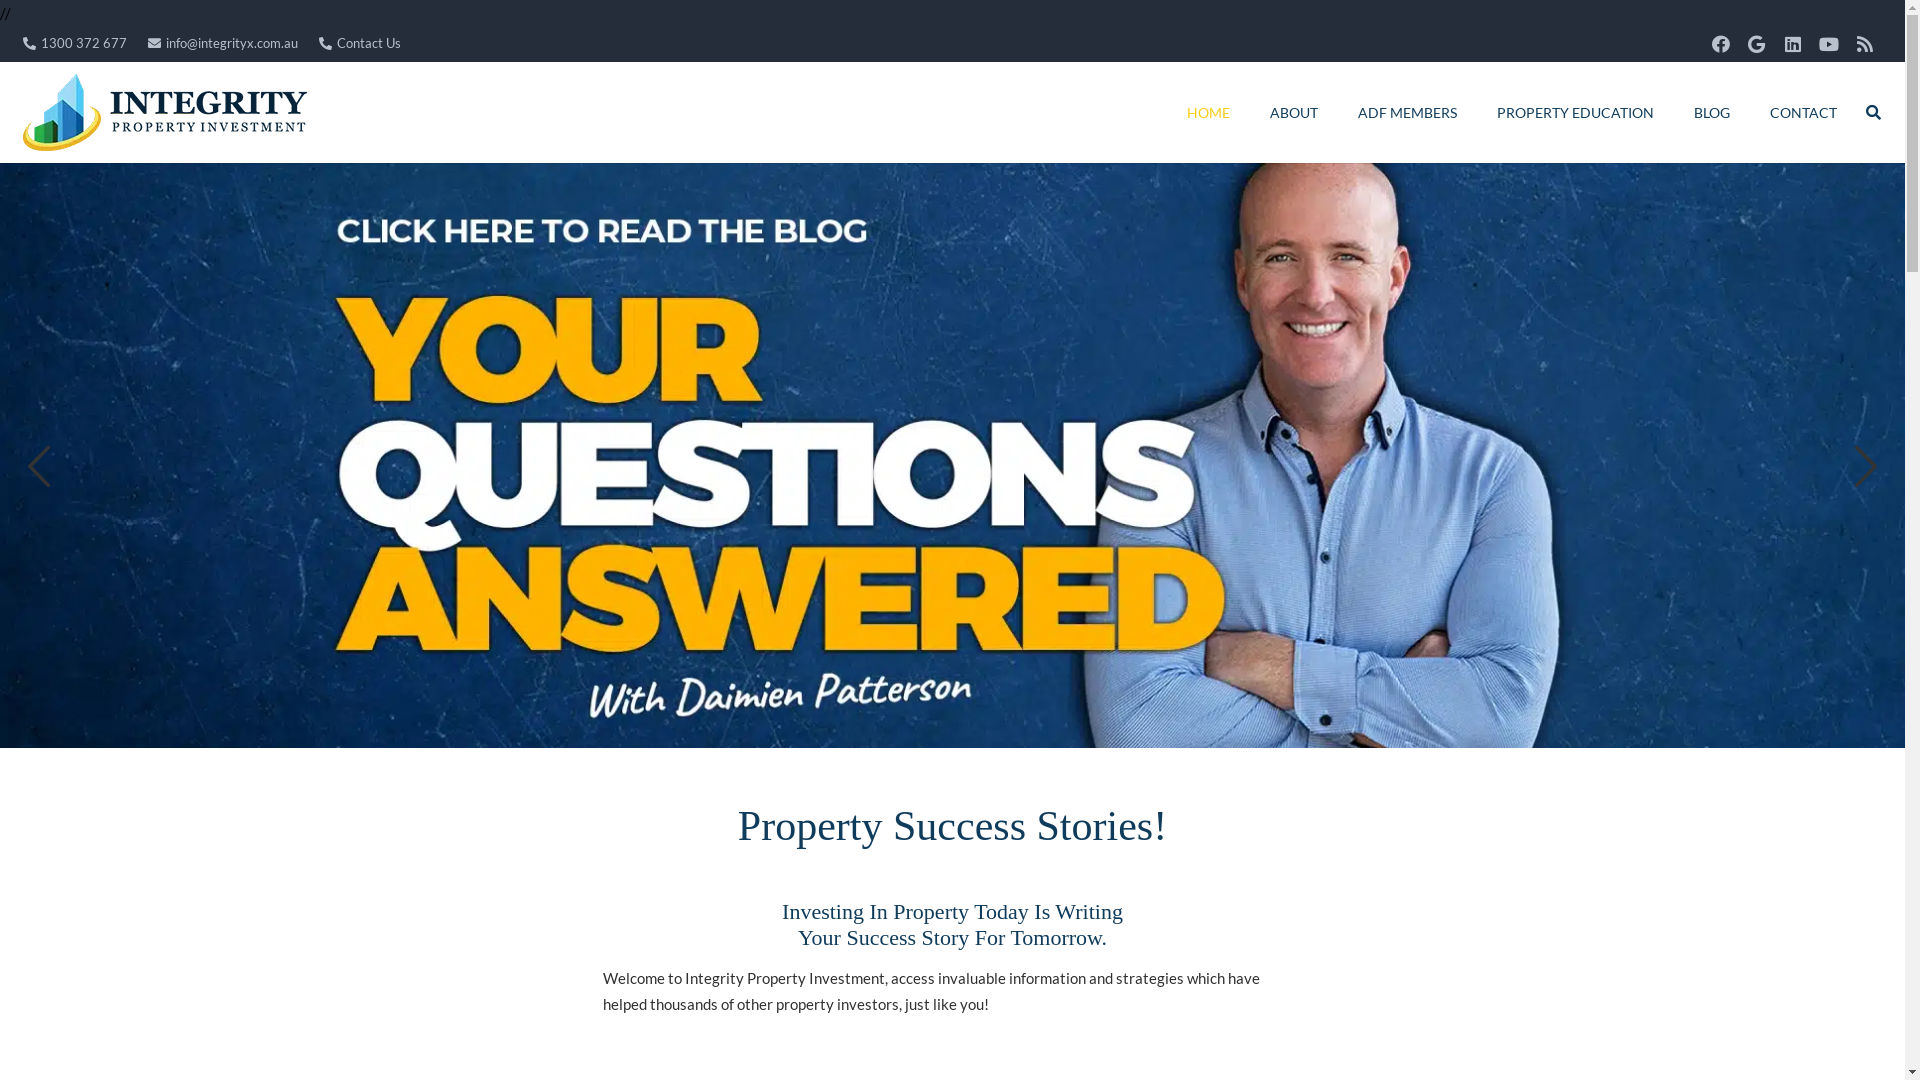 This screenshot has height=1080, width=1920. I want to click on 'info@integrityx.com.au', so click(222, 42).